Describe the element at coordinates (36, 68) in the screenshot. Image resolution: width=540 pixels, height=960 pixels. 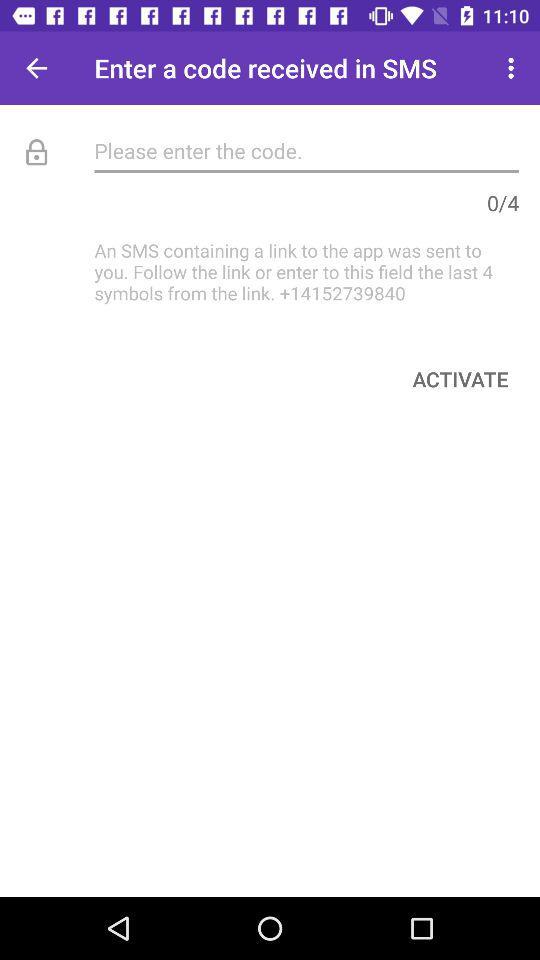
I see `share` at that location.